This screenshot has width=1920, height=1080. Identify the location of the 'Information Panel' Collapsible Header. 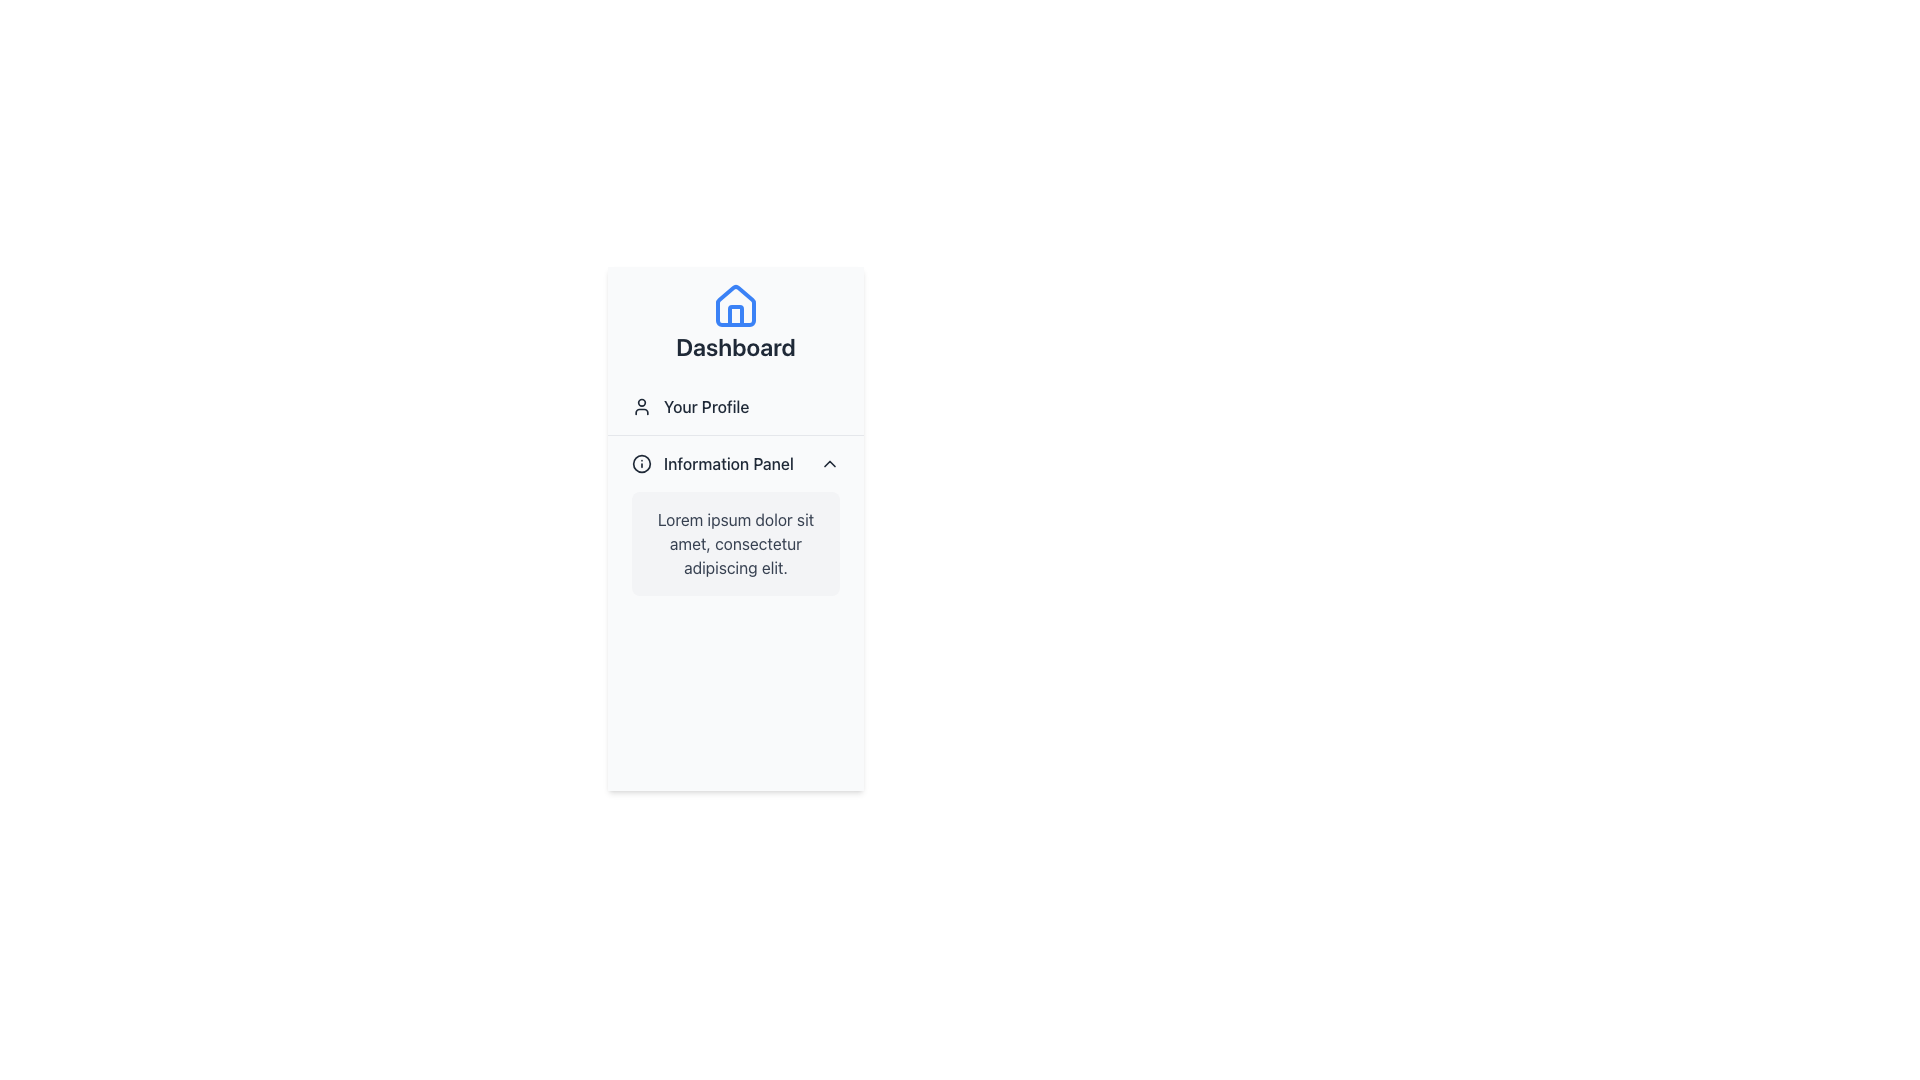
(734, 463).